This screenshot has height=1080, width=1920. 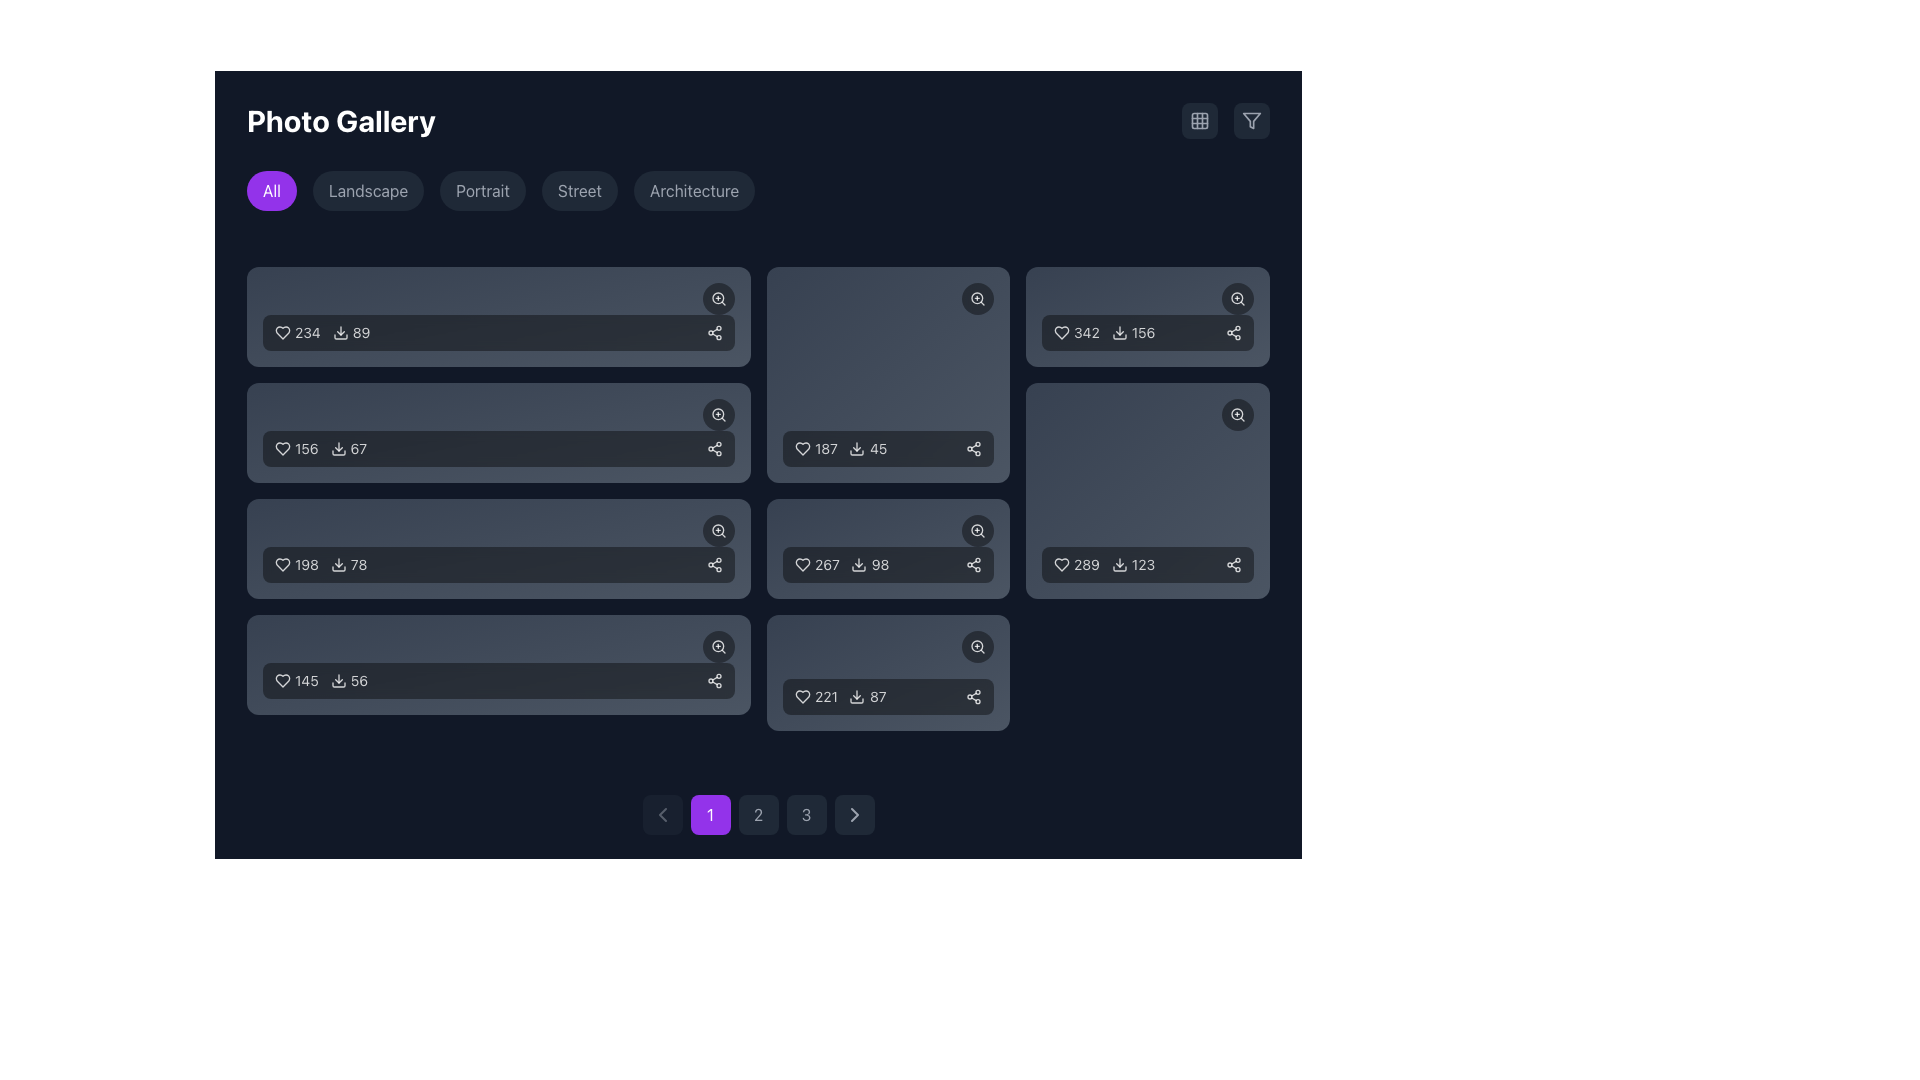 What do you see at coordinates (1200, 120) in the screenshot?
I see `the grid layout icon button located at the top-right corner of the interface` at bounding box center [1200, 120].